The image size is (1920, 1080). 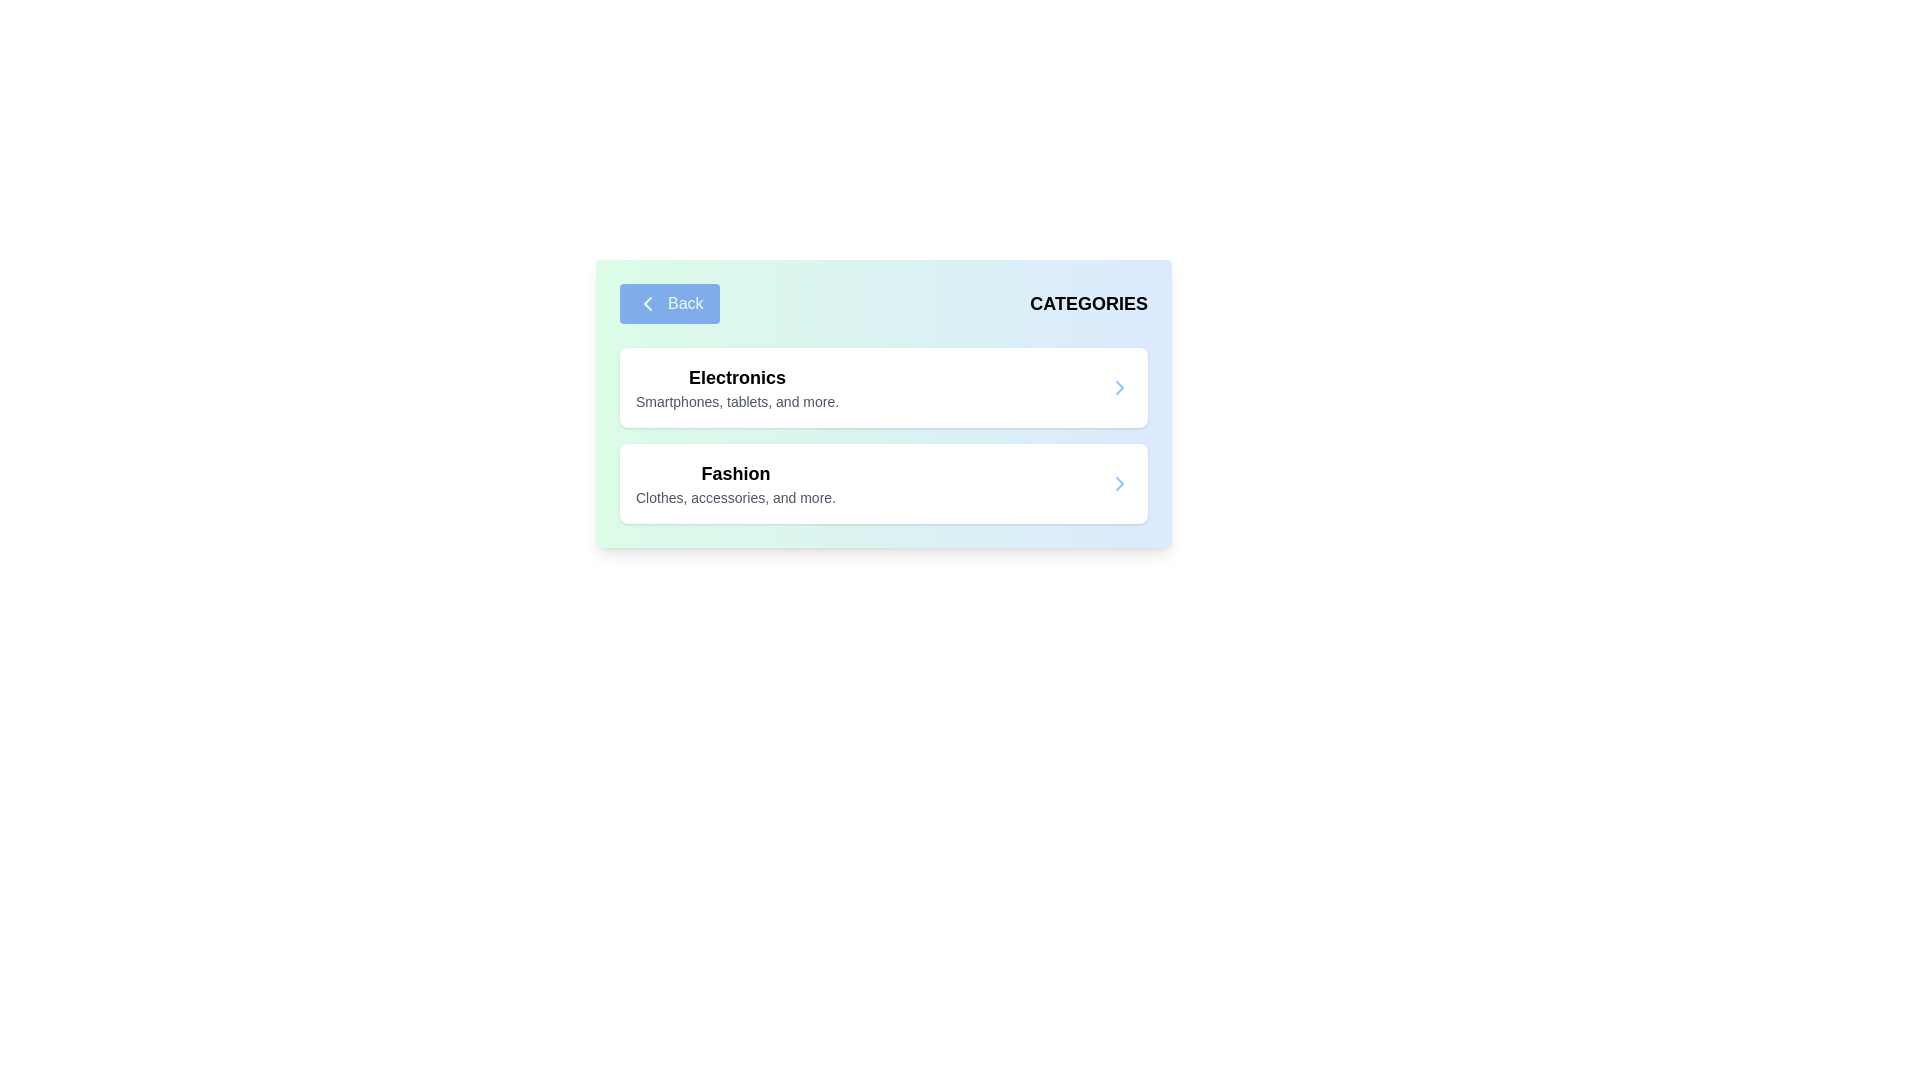 I want to click on the descriptive text element located beneath the 'Fashion' title in the second card of the interface, which provides additional information about the 'Fashion' category, so click(x=734, y=496).